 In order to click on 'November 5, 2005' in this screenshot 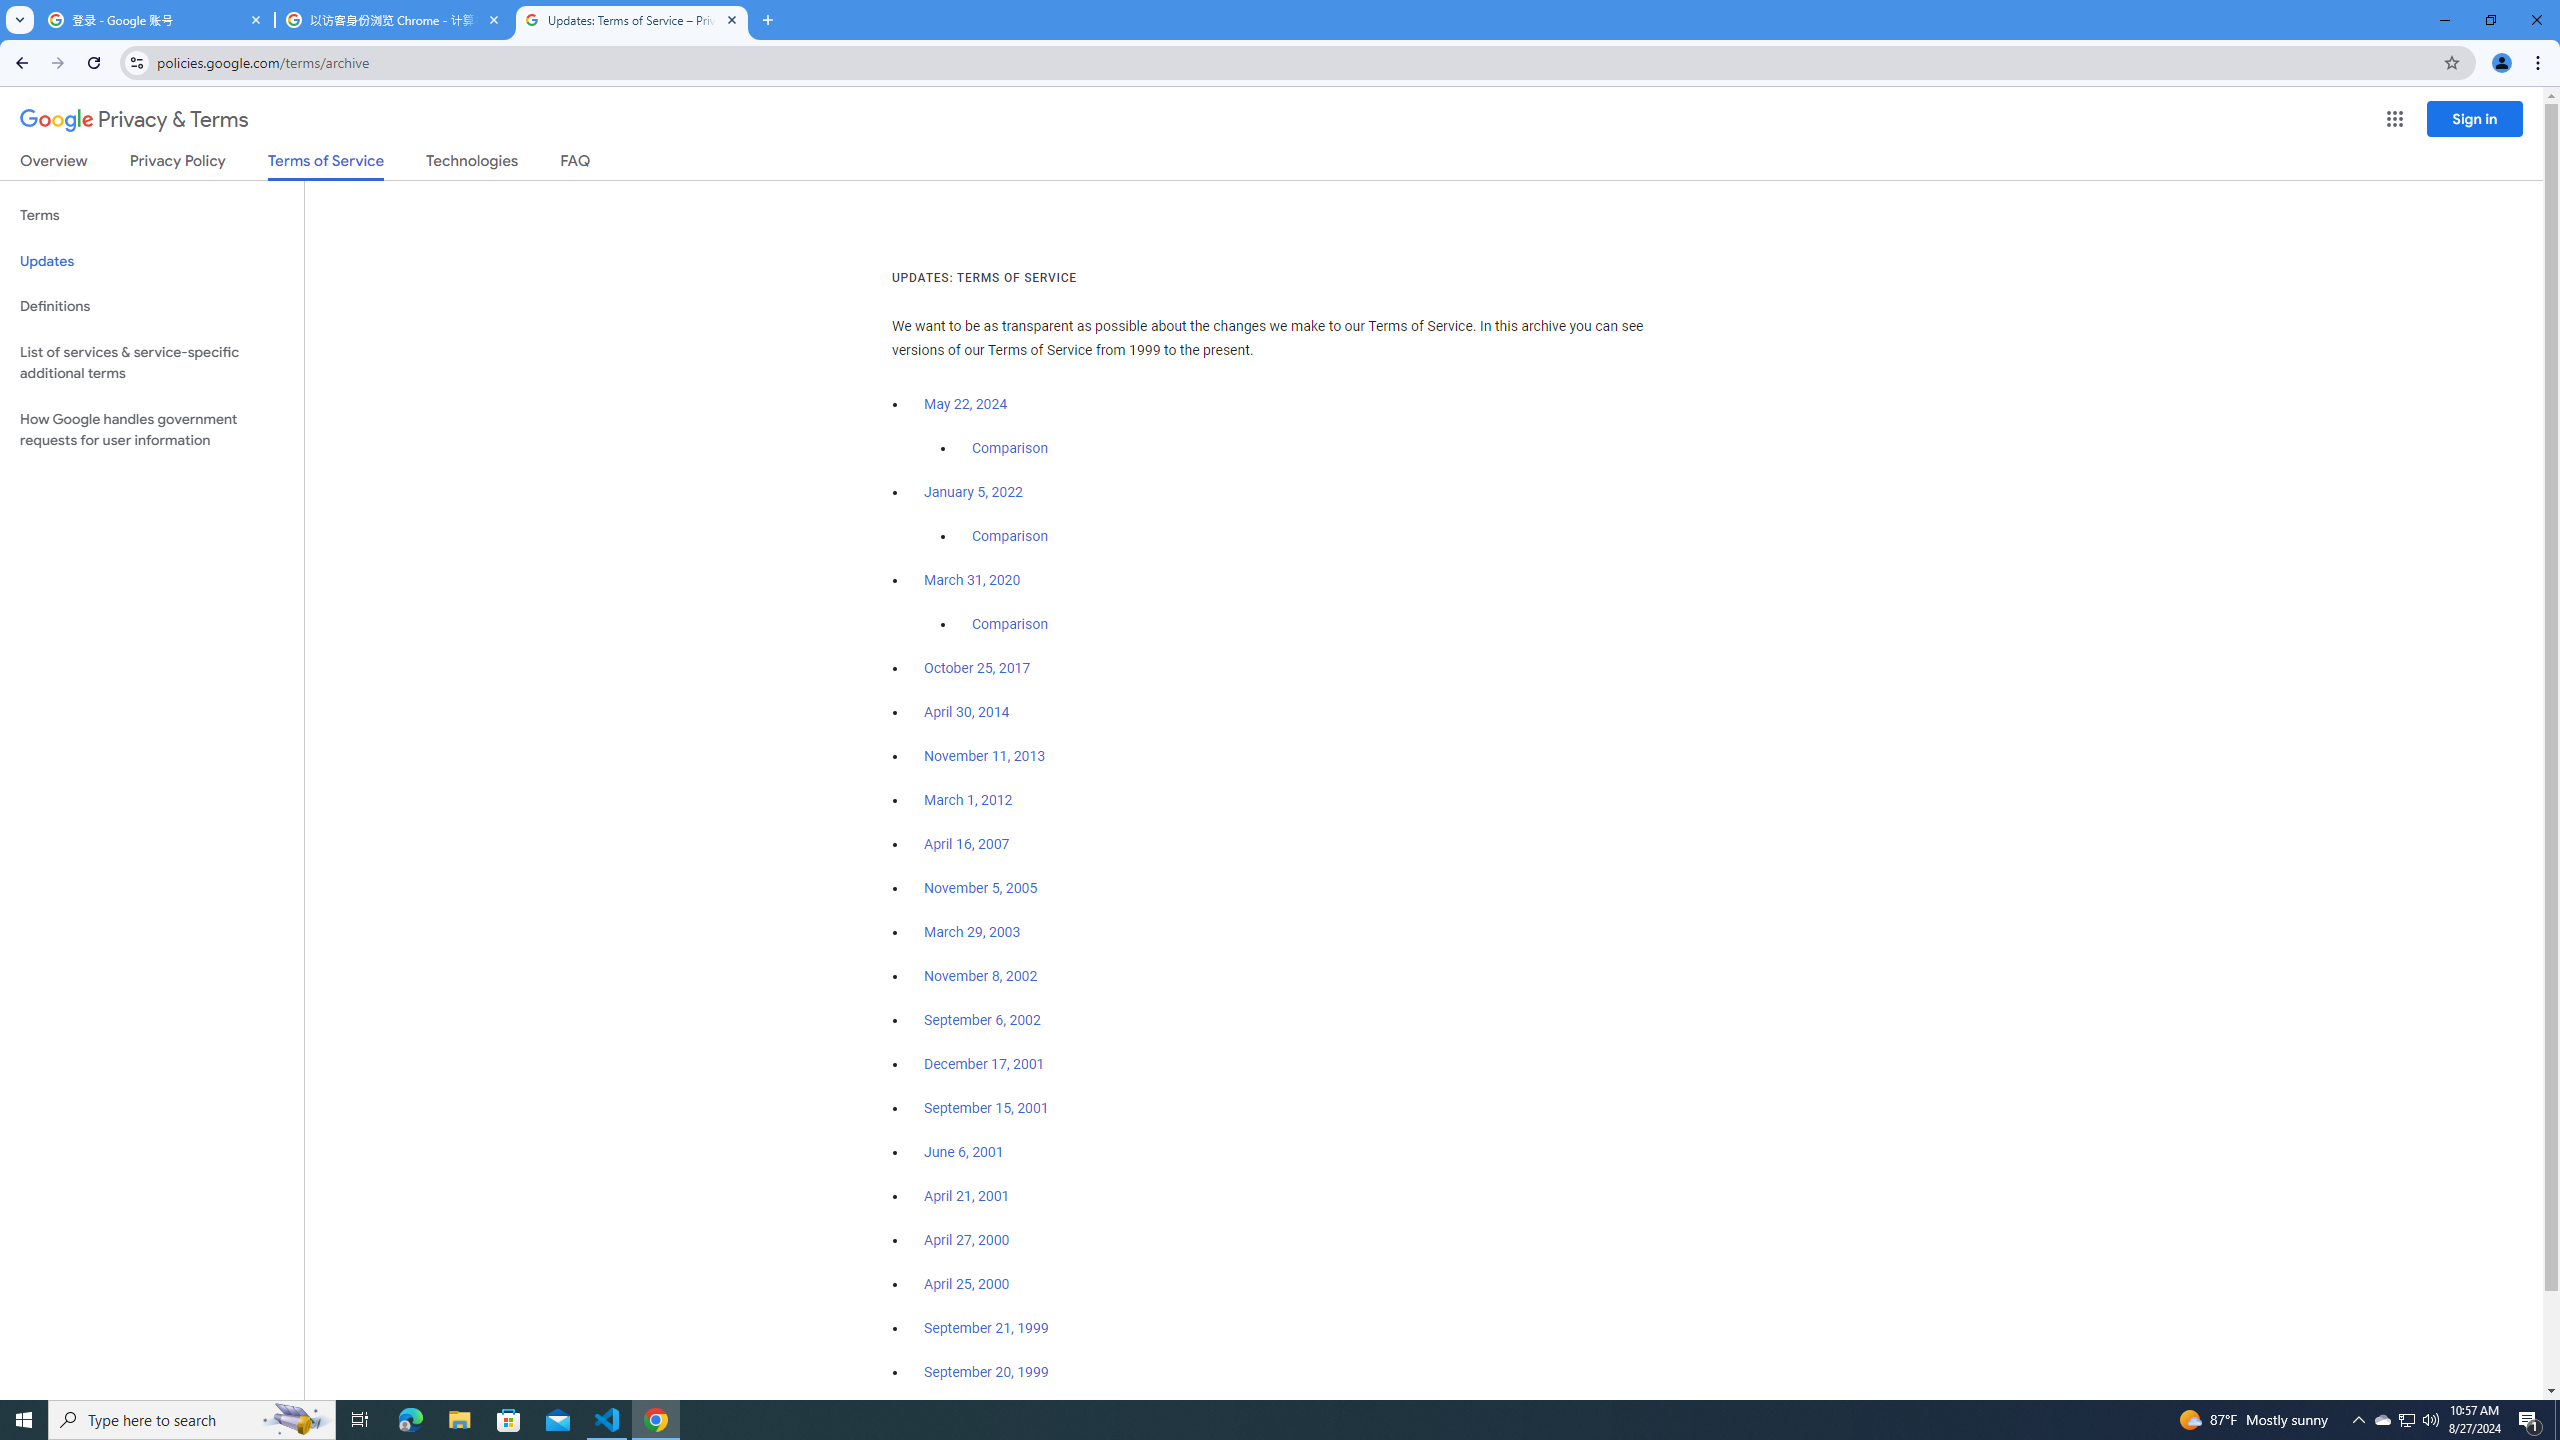, I will do `click(979, 888)`.